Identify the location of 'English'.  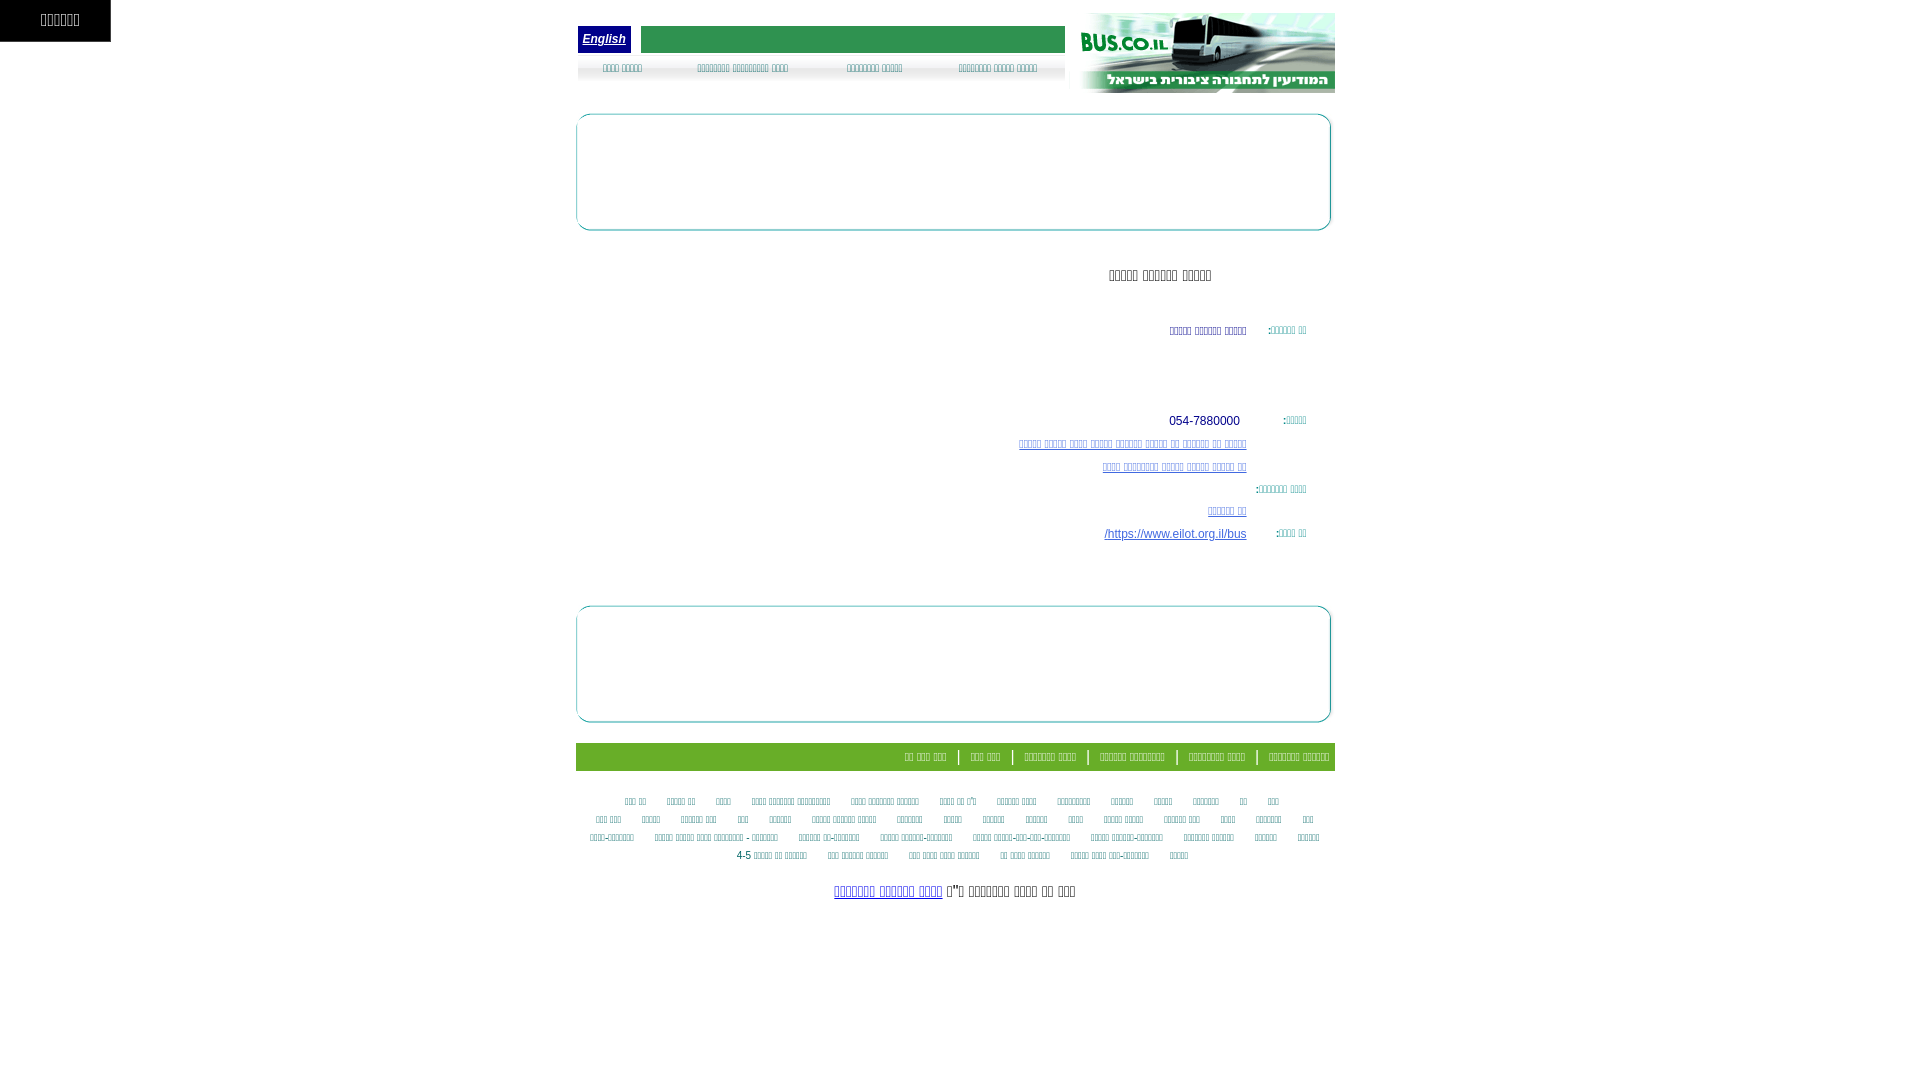
(602, 38).